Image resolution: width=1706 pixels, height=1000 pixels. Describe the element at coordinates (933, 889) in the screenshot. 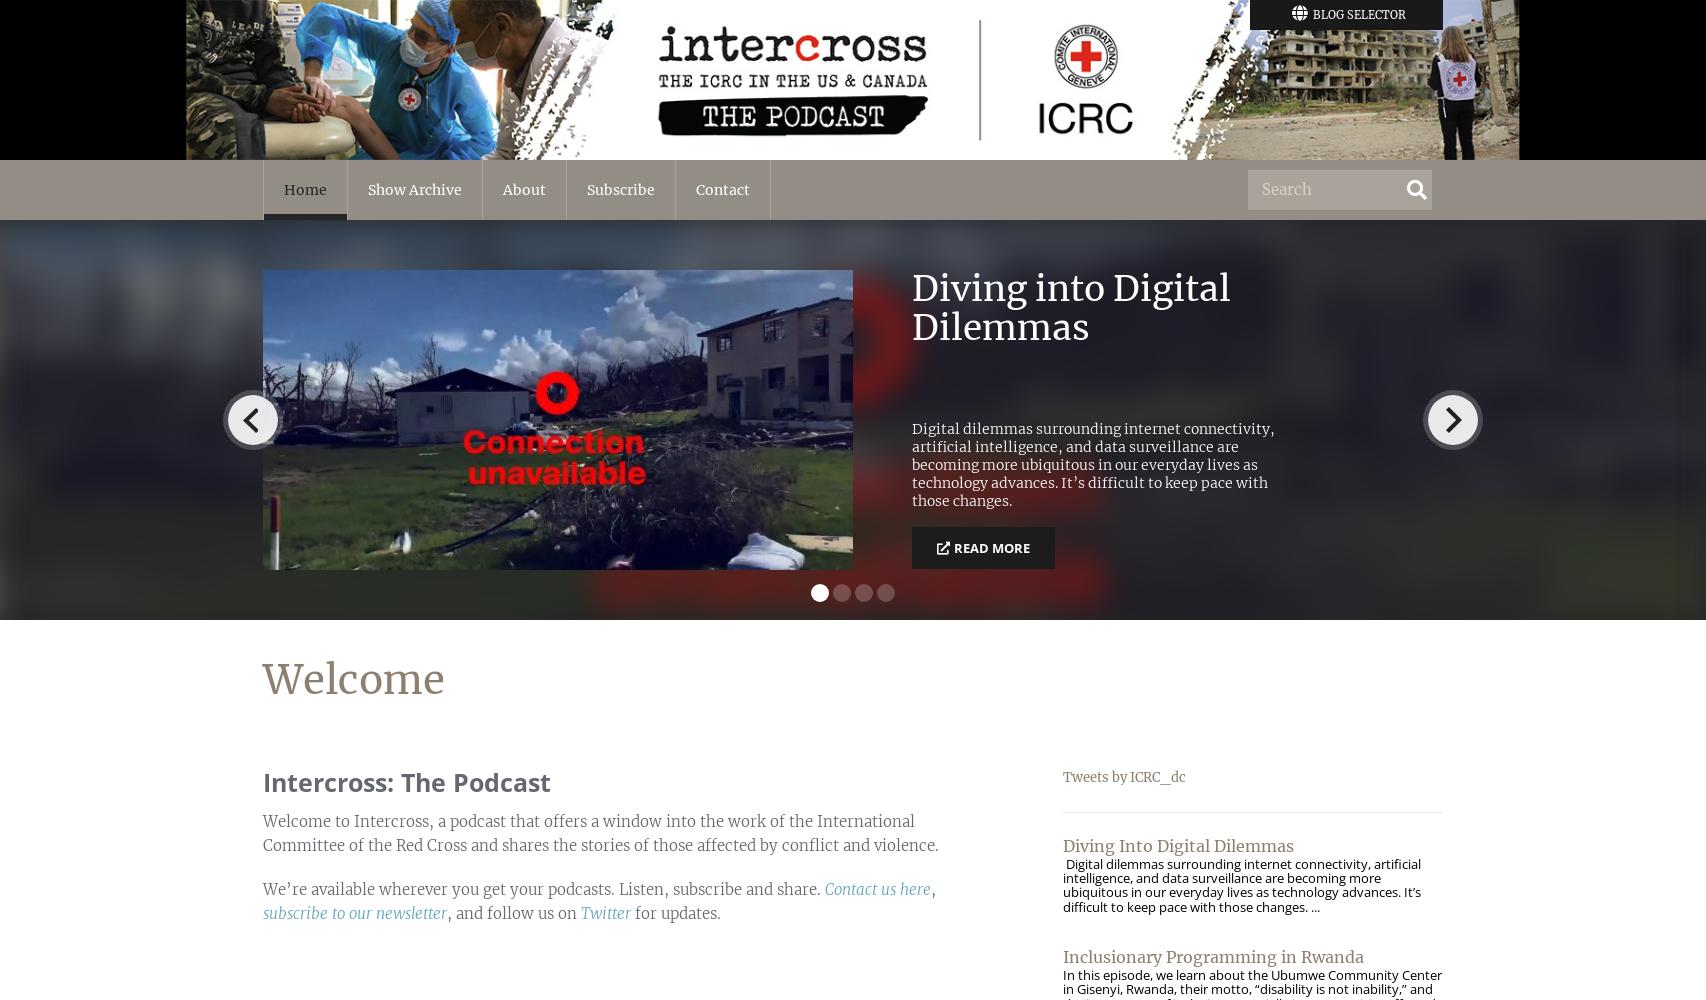

I see `','` at that location.